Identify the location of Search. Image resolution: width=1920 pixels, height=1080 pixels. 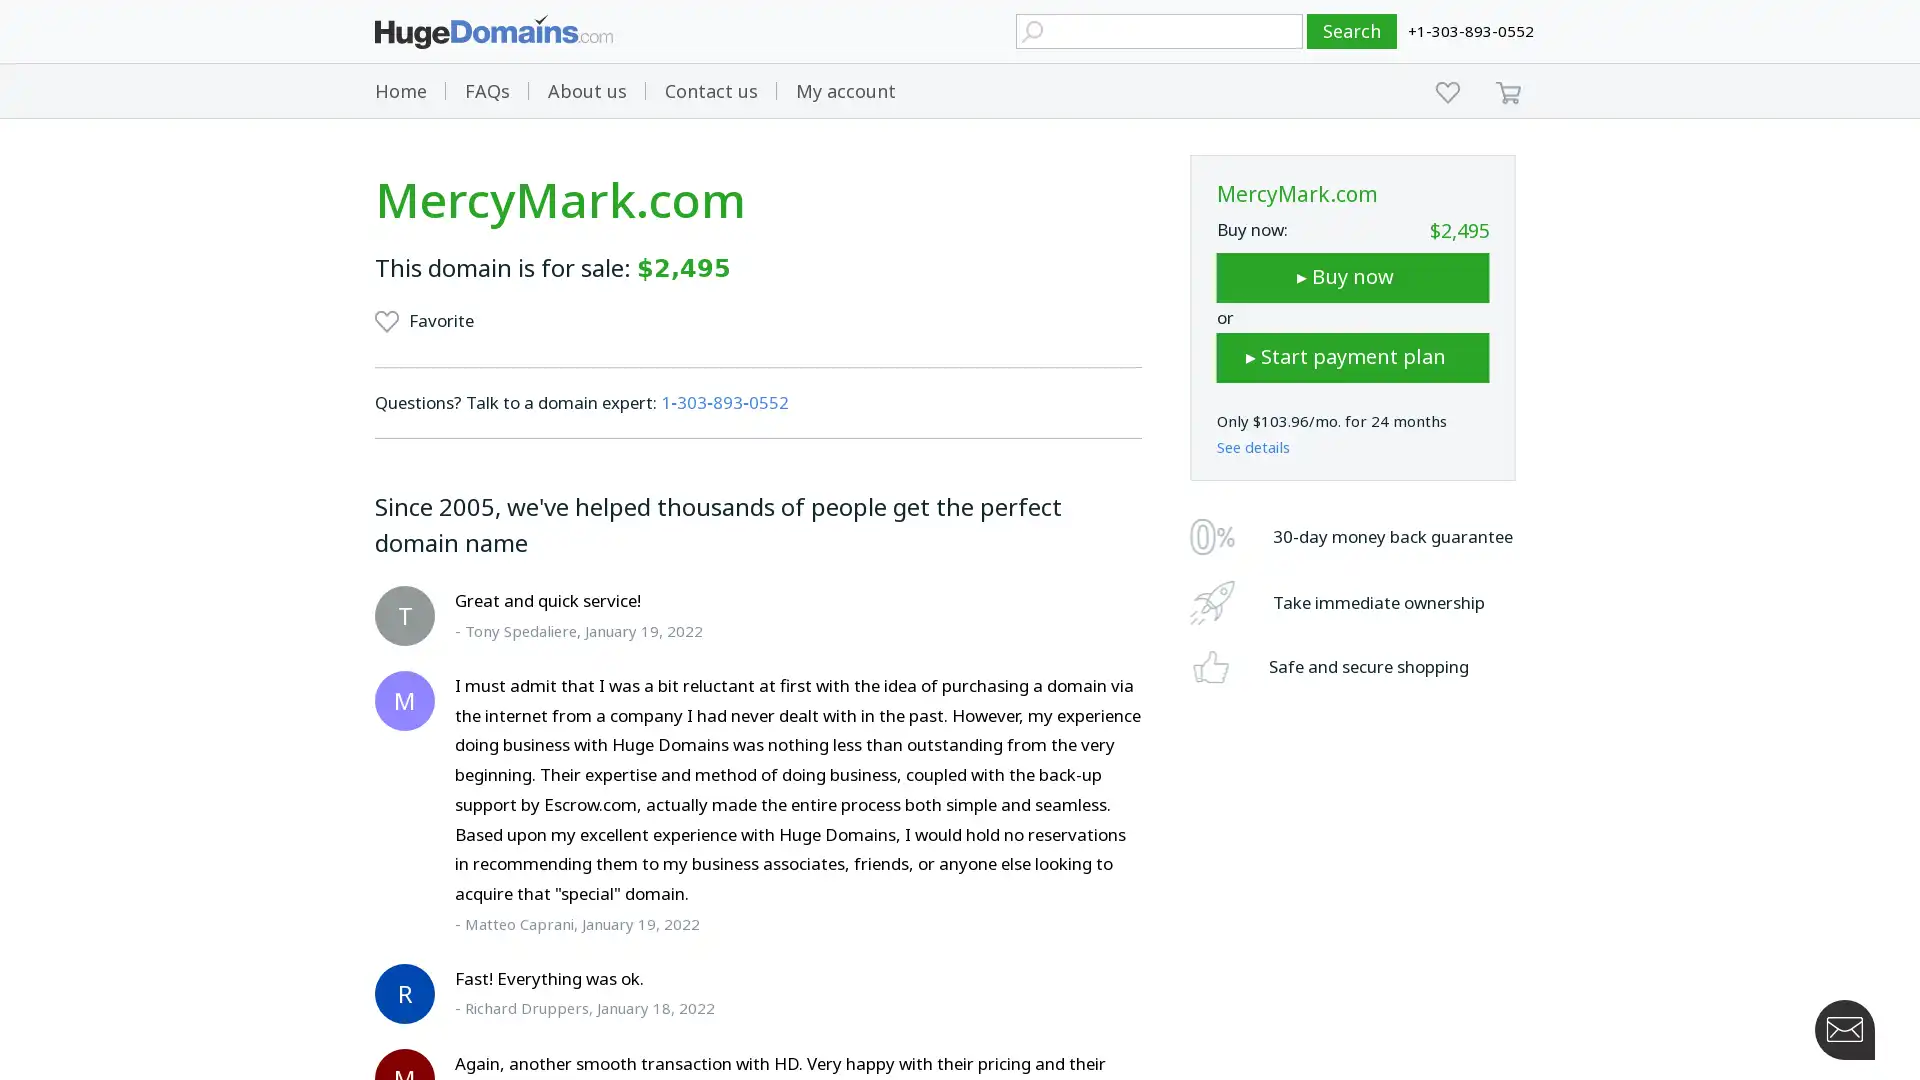
(1352, 31).